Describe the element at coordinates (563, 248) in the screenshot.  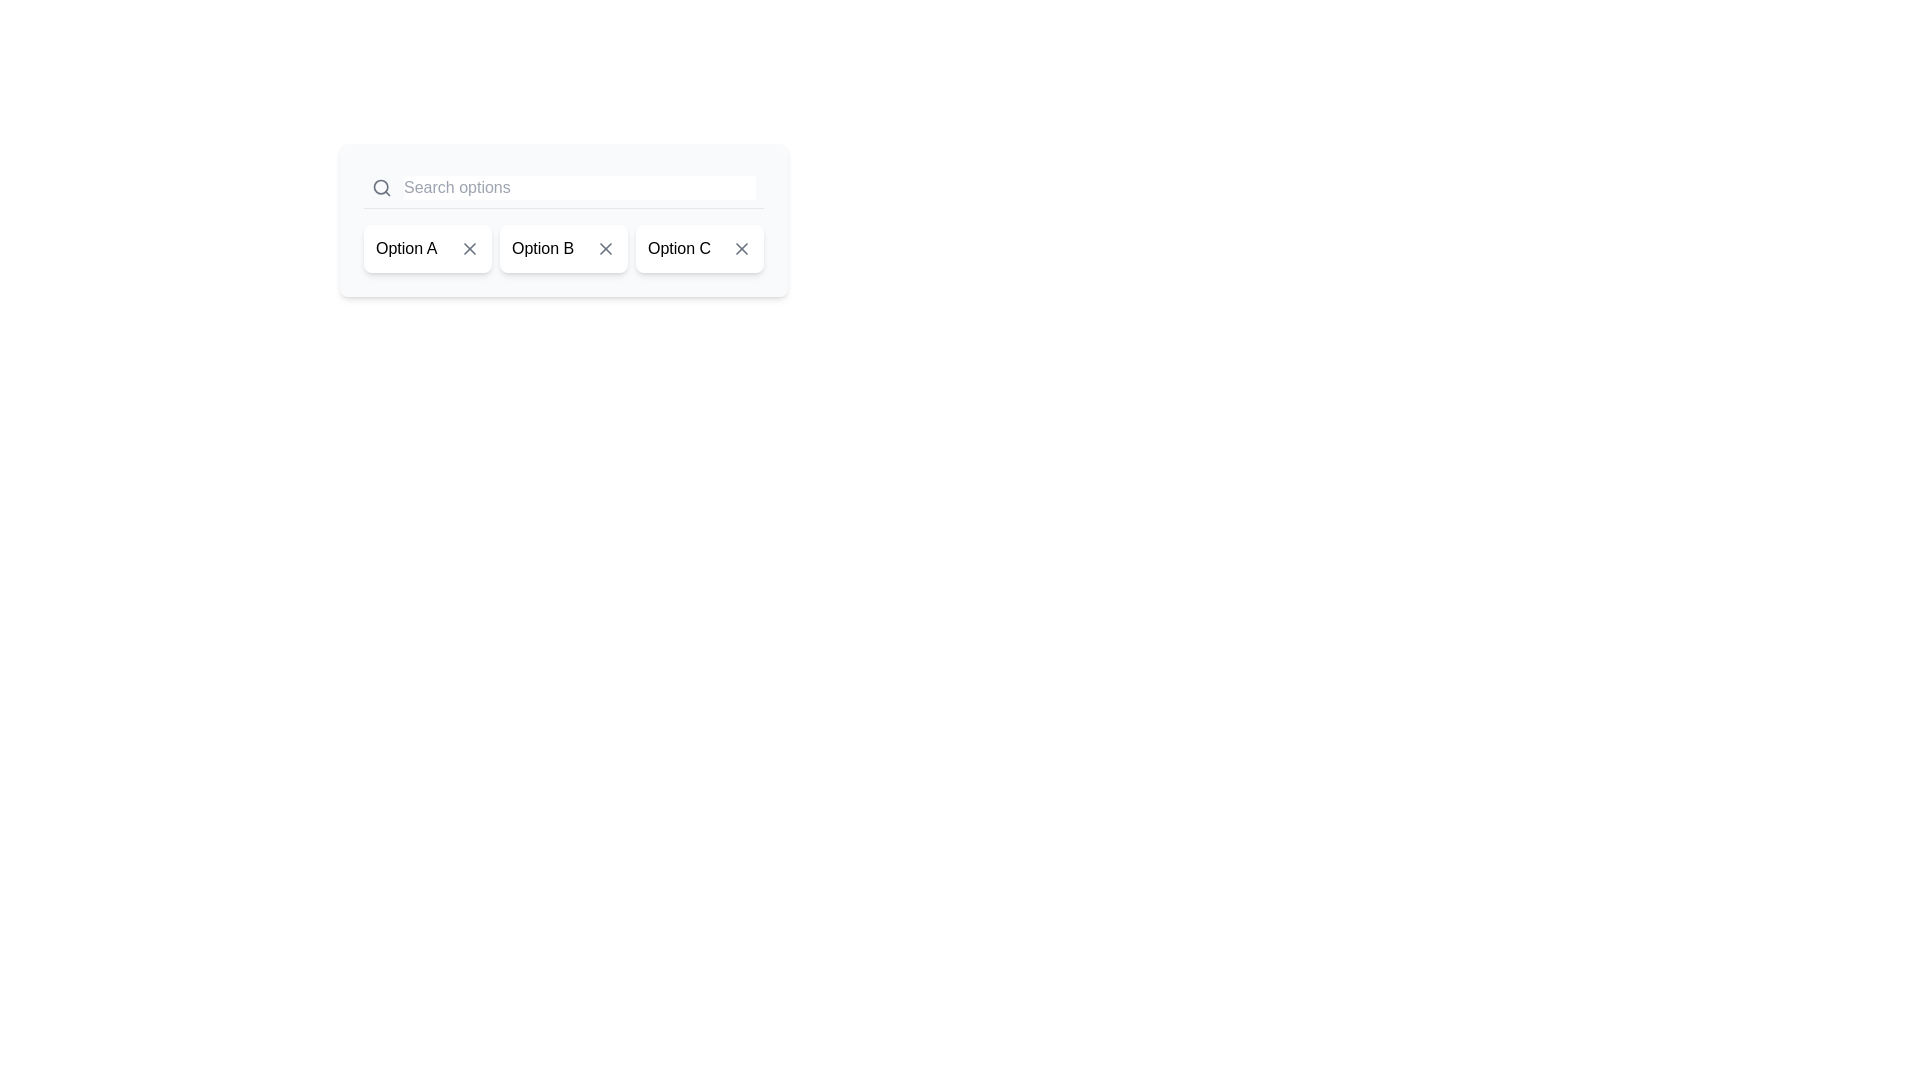
I see `the chip labeled Option B` at that location.